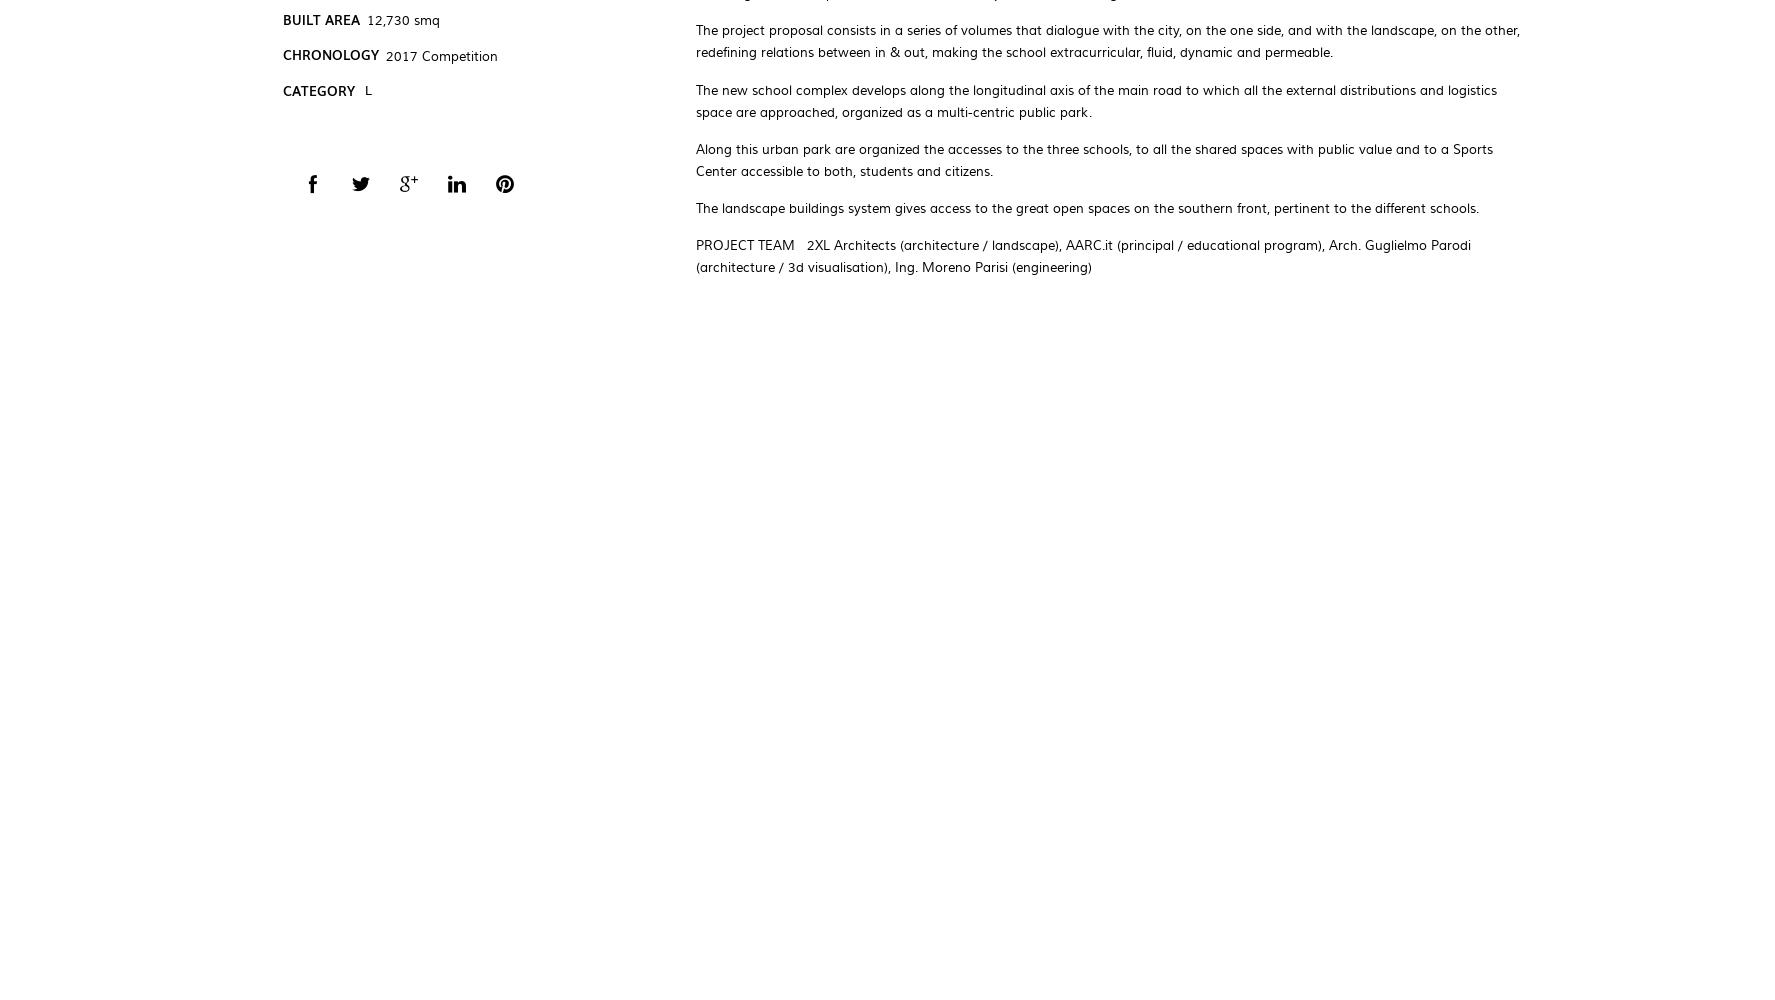 Image resolution: width=1775 pixels, height=1000 pixels. What do you see at coordinates (320, 18) in the screenshot?
I see `'Built Area'` at bounding box center [320, 18].